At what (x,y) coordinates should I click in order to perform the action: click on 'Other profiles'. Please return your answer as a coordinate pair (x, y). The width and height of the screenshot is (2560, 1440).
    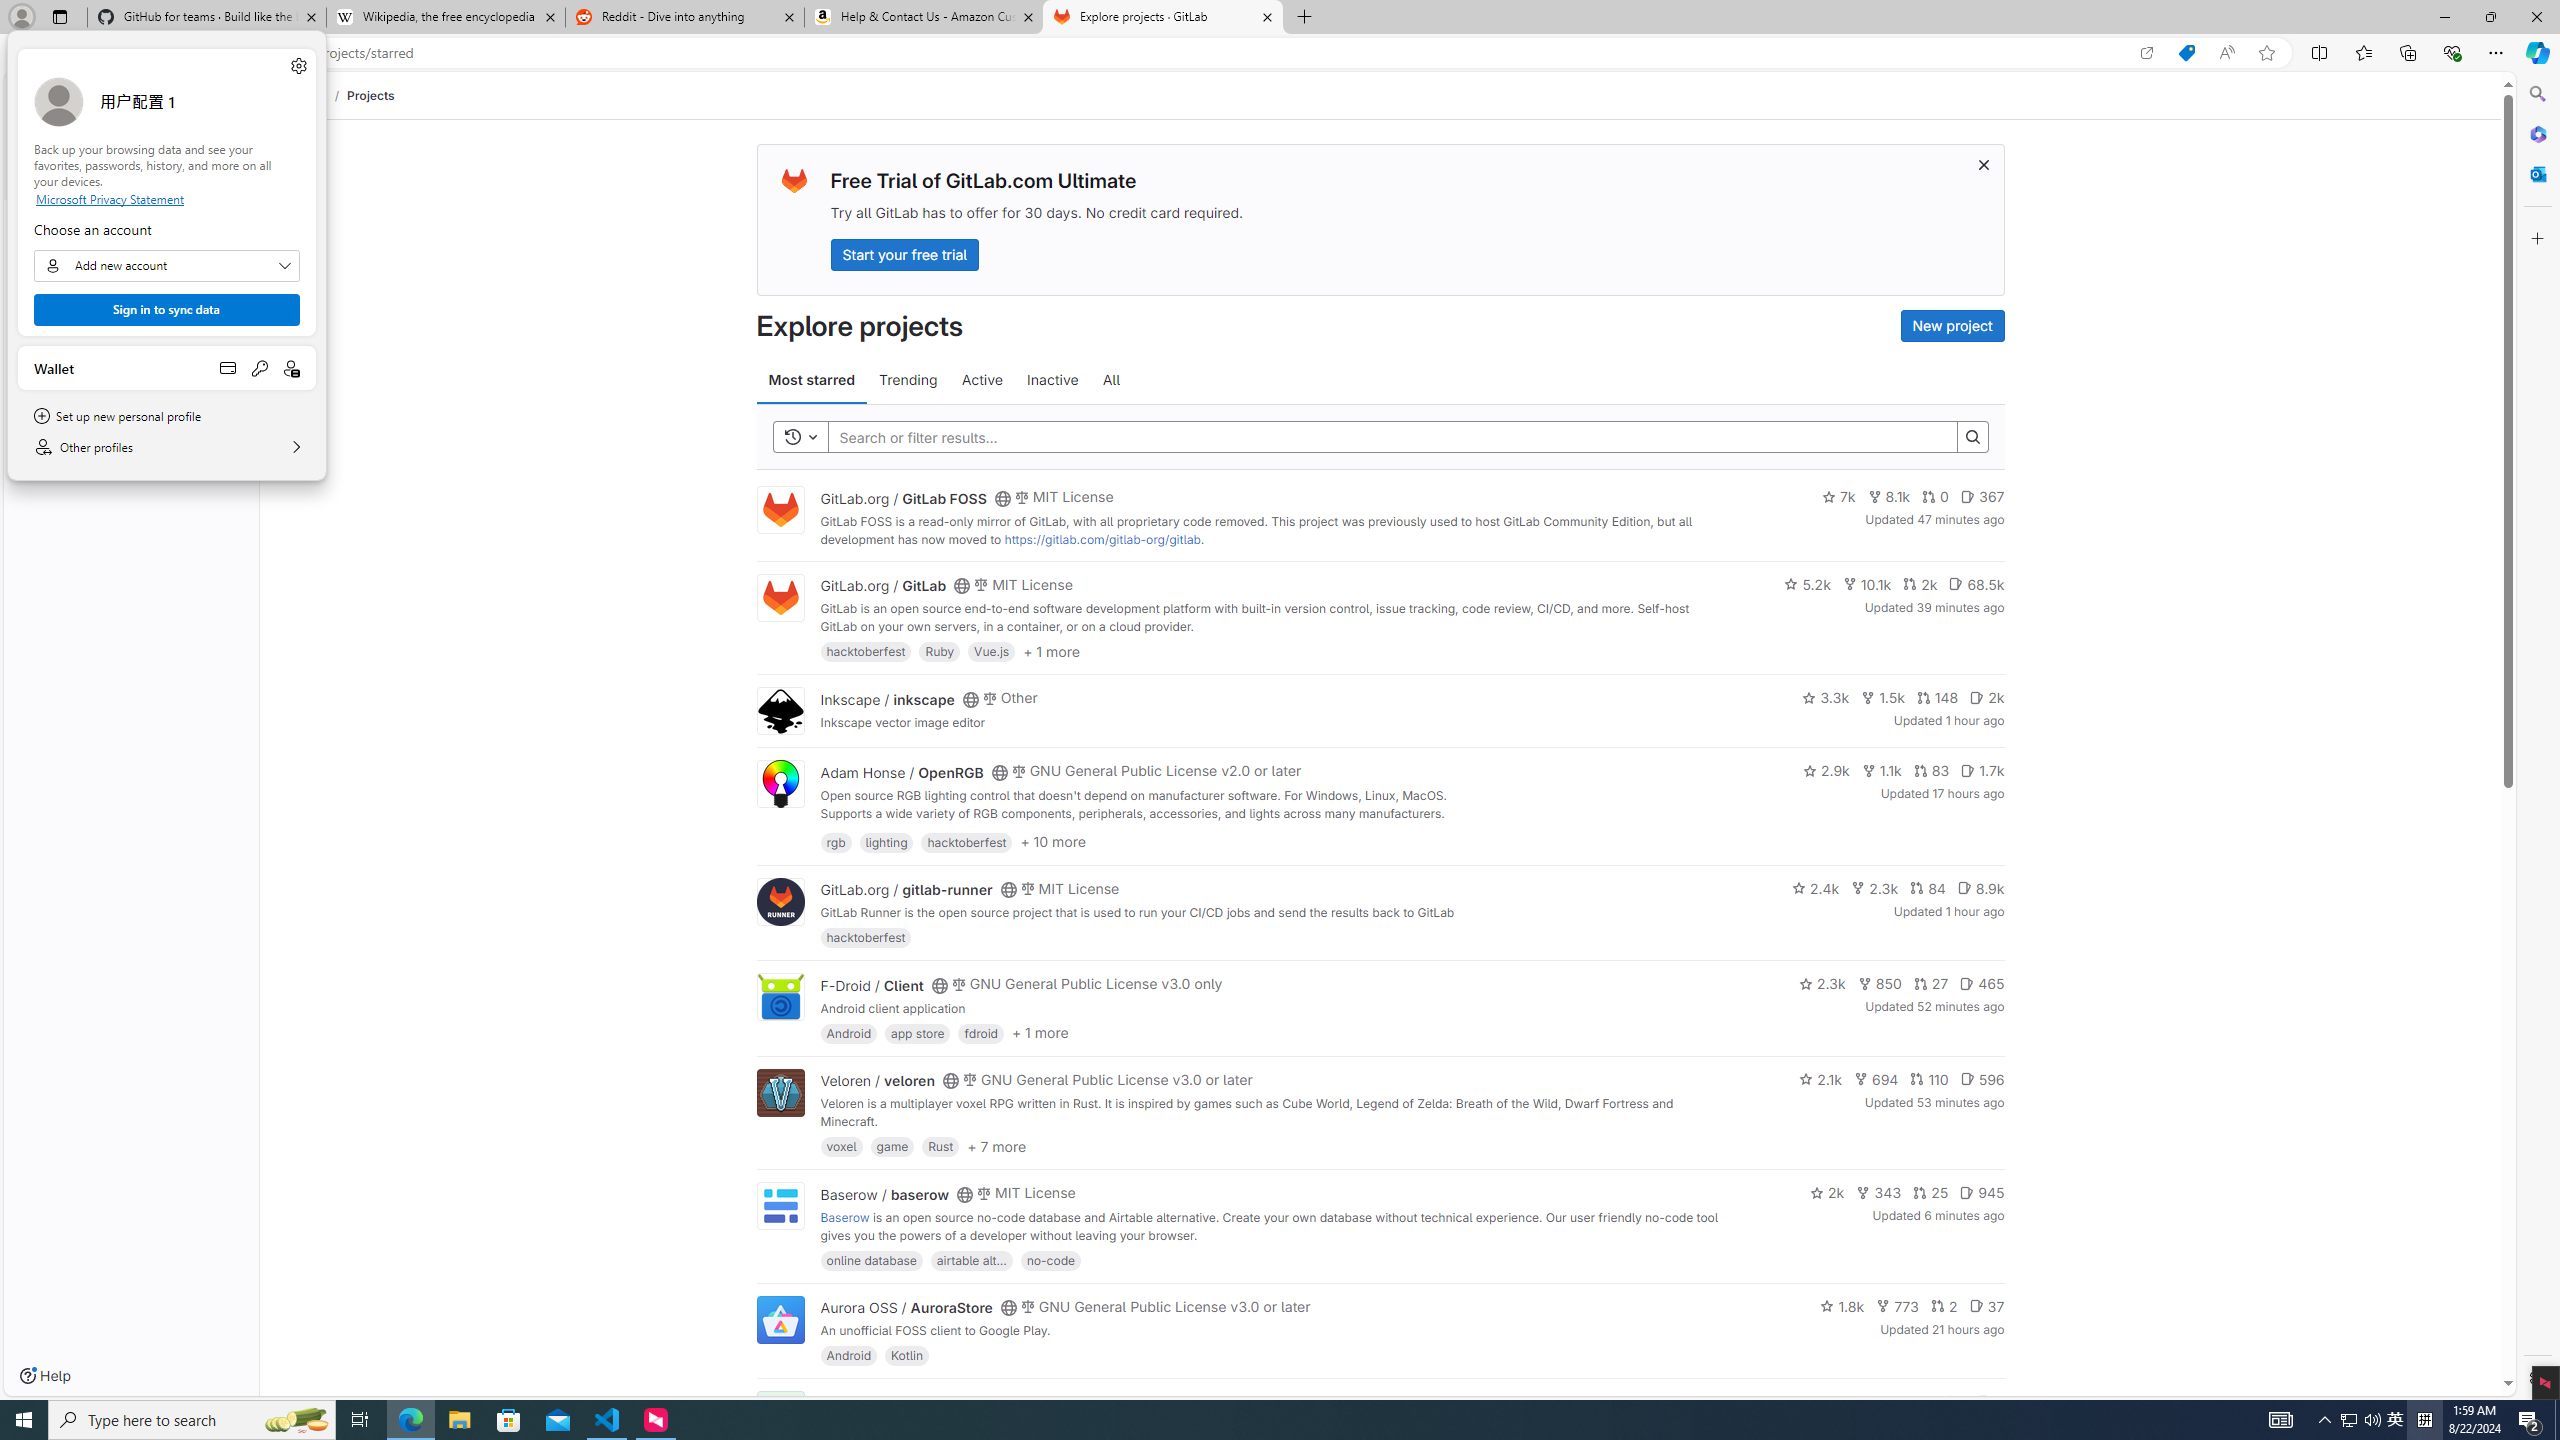
    Looking at the image, I should click on (166, 447).